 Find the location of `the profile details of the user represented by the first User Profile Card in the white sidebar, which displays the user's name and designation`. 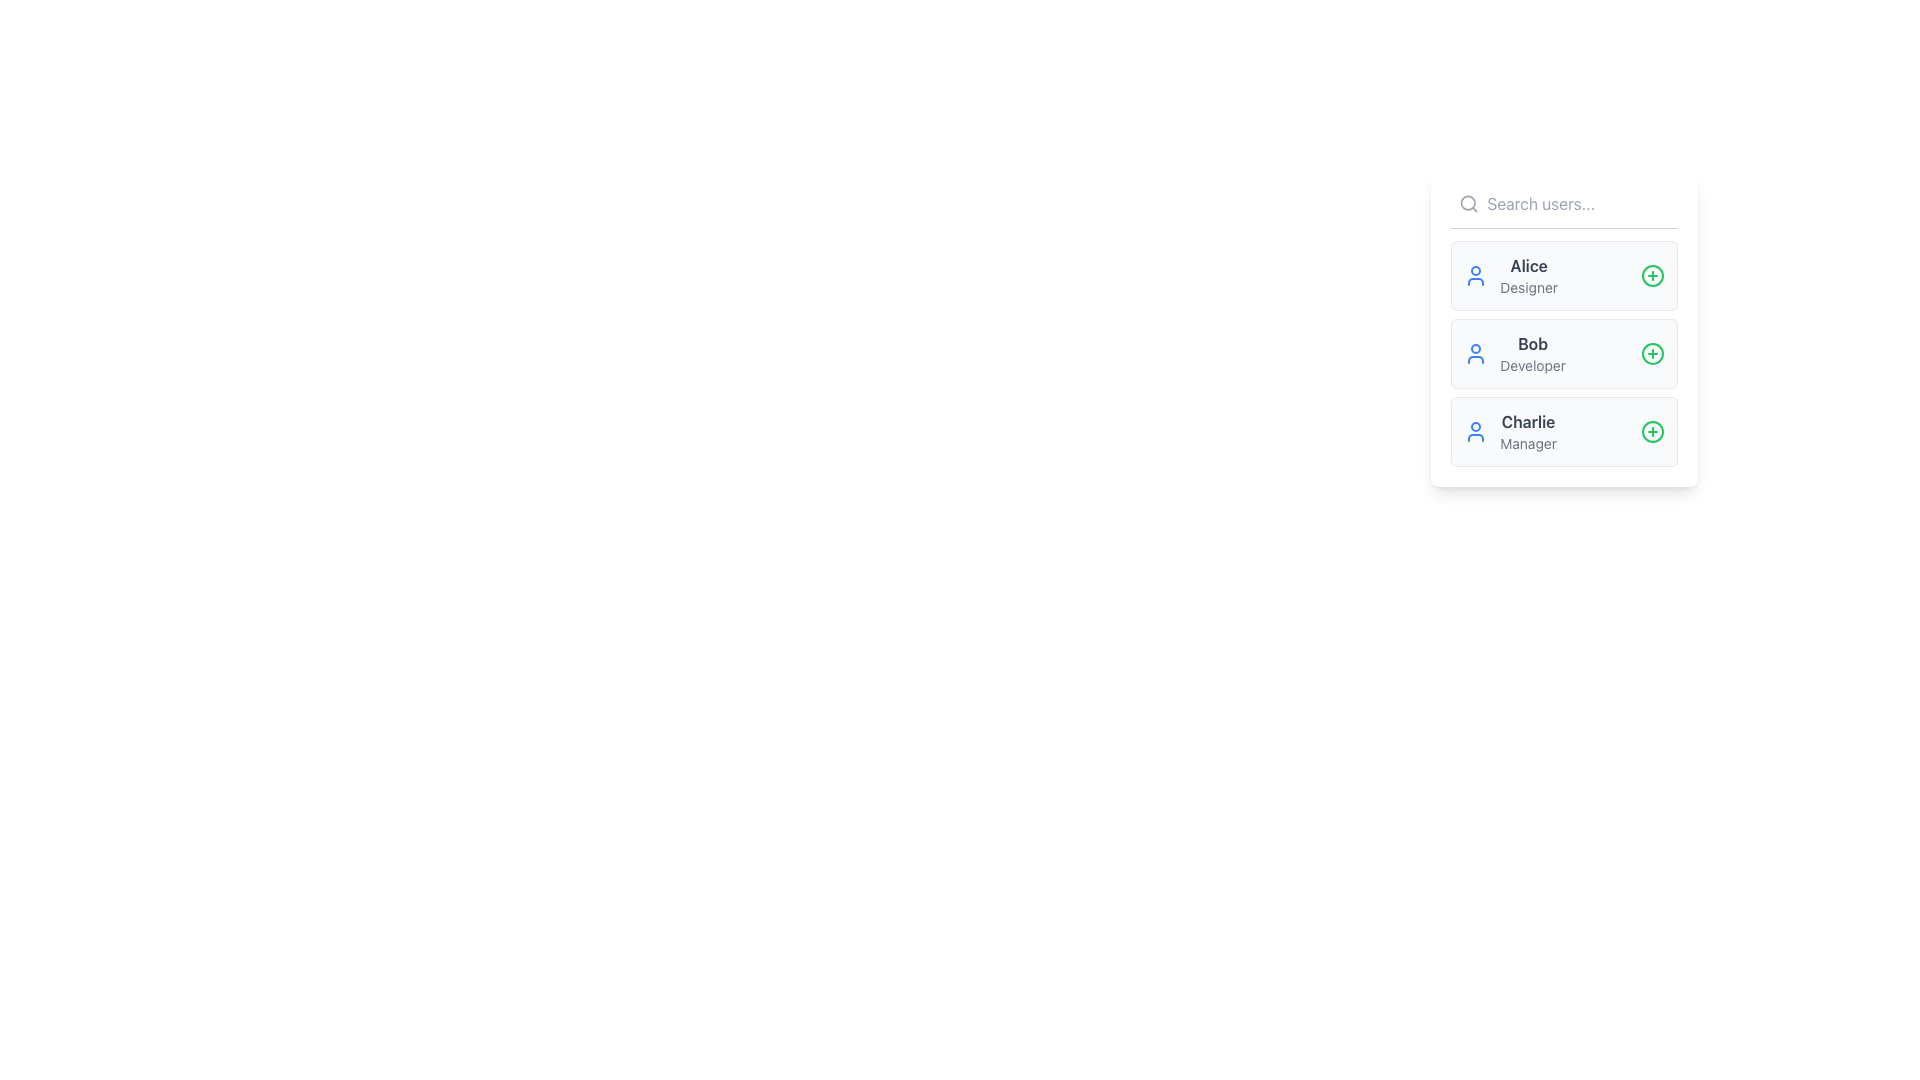

the profile details of the user represented by the first User Profile Card in the white sidebar, which displays the user's name and designation is located at coordinates (1563, 276).